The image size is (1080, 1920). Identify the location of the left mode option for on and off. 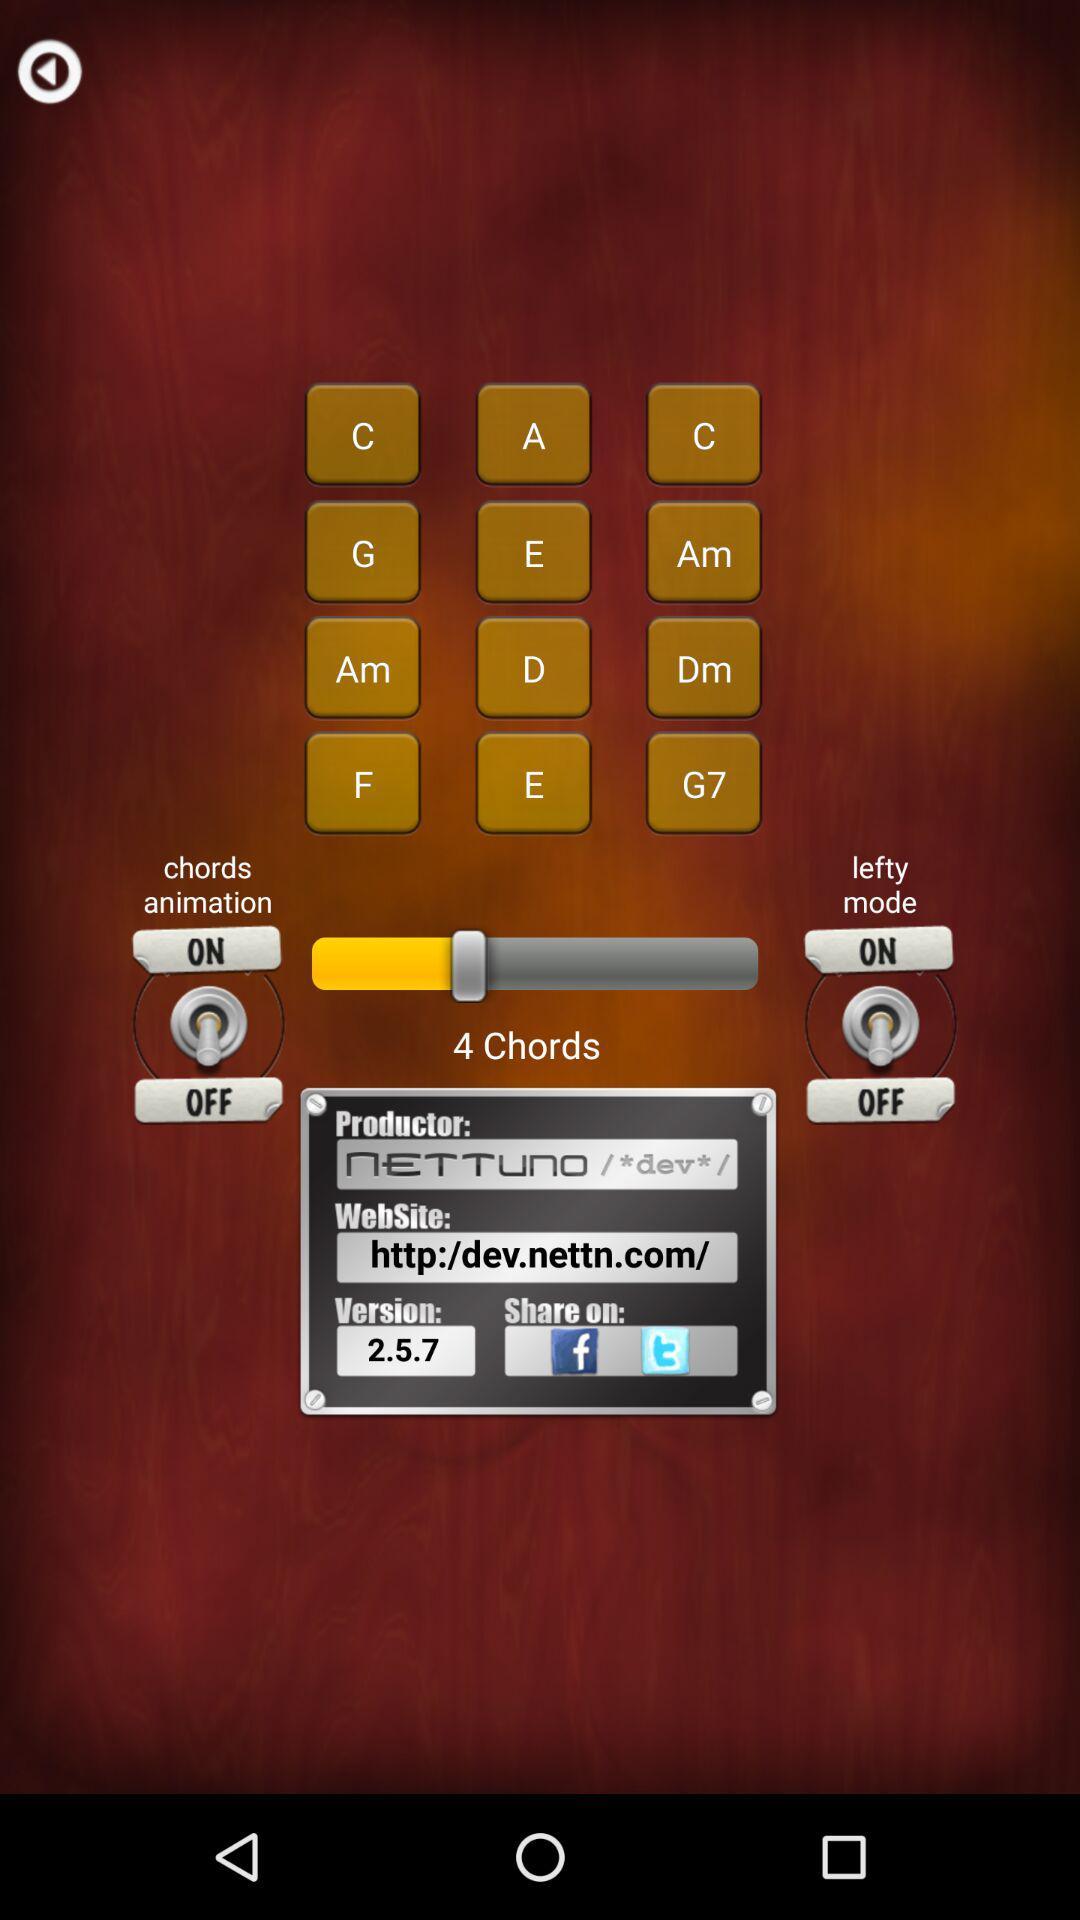
(879, 1025).